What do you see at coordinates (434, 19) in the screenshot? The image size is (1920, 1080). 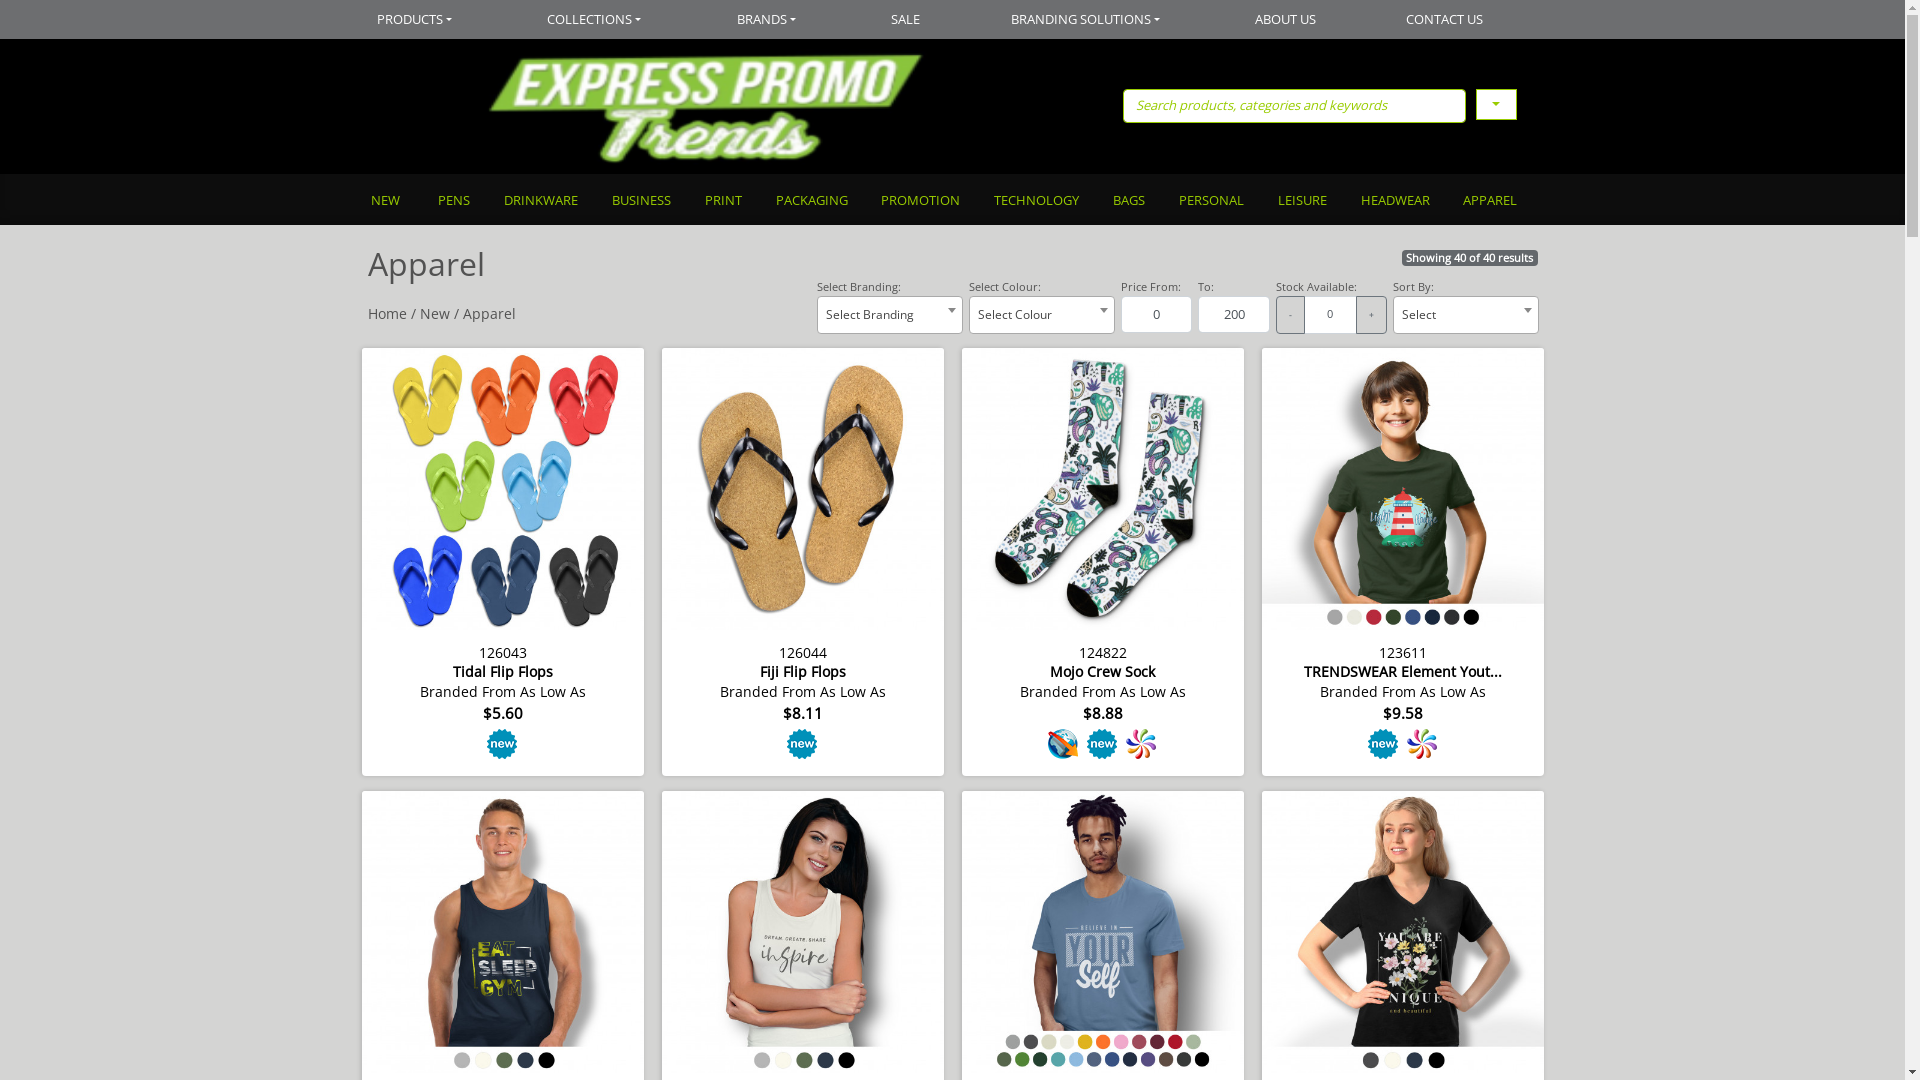 I see `'PRODUCTS'` at bounding box center [434, 19].